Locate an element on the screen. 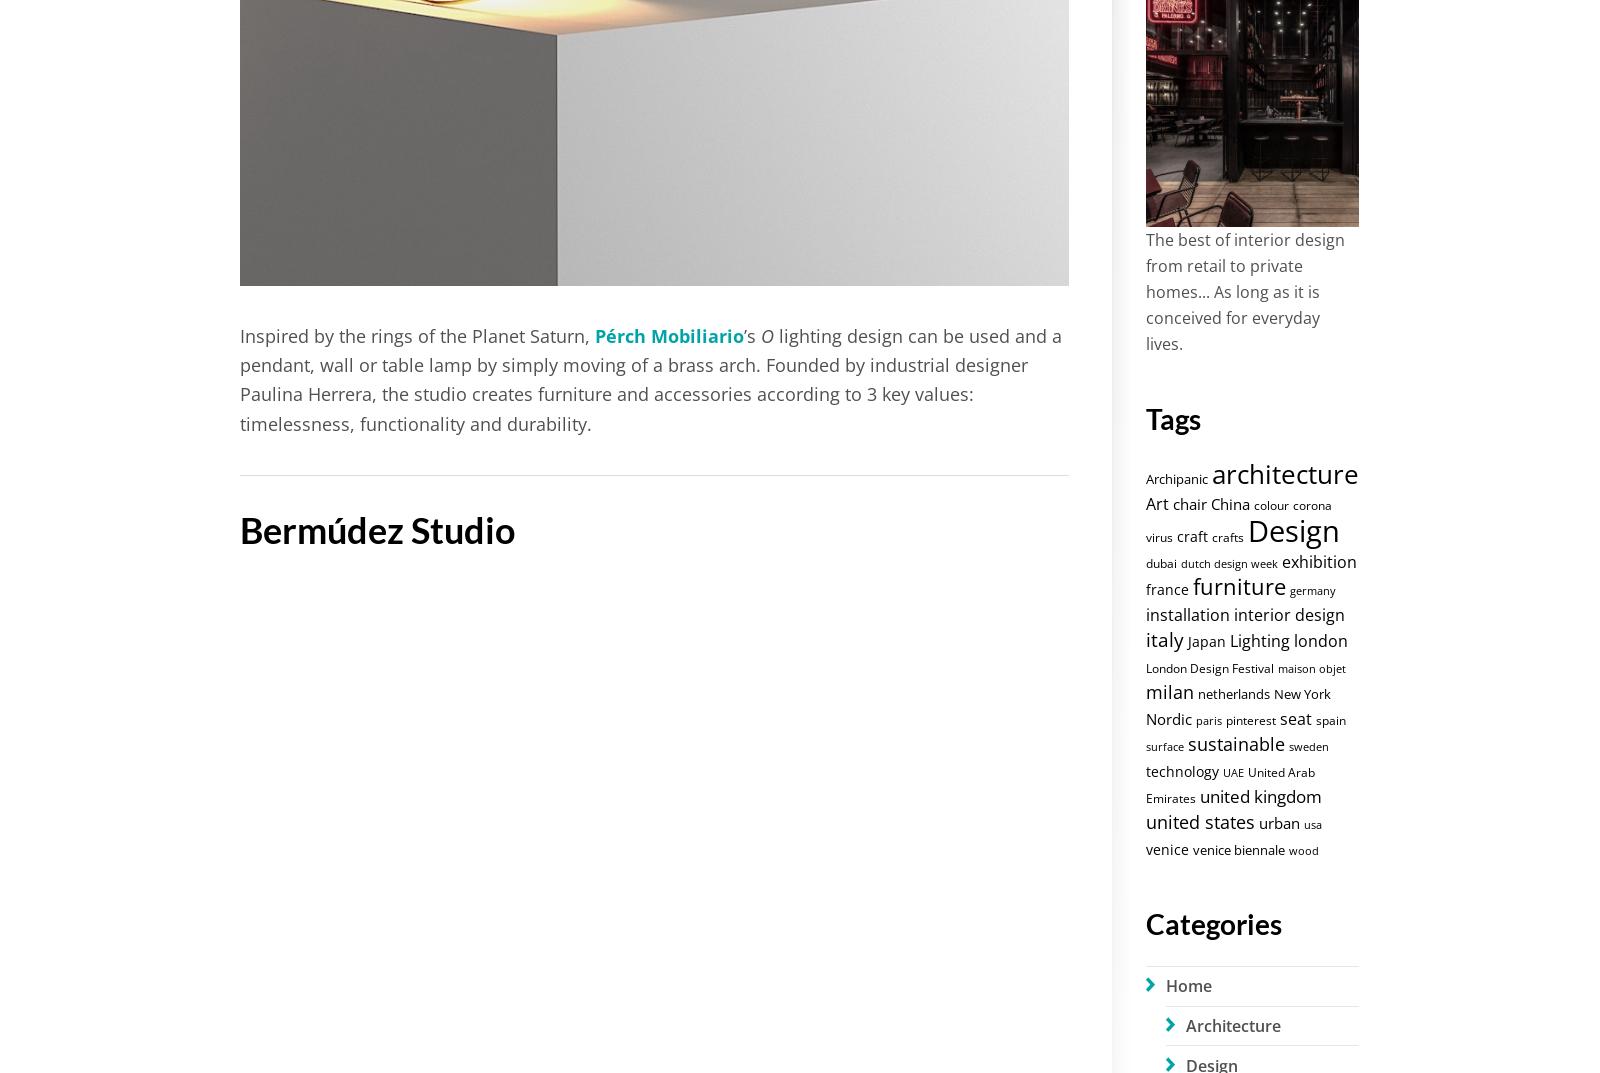 The width and height of the screenshot is (1600, 1073). 'Categories' is located at coordinates (1211, 922).